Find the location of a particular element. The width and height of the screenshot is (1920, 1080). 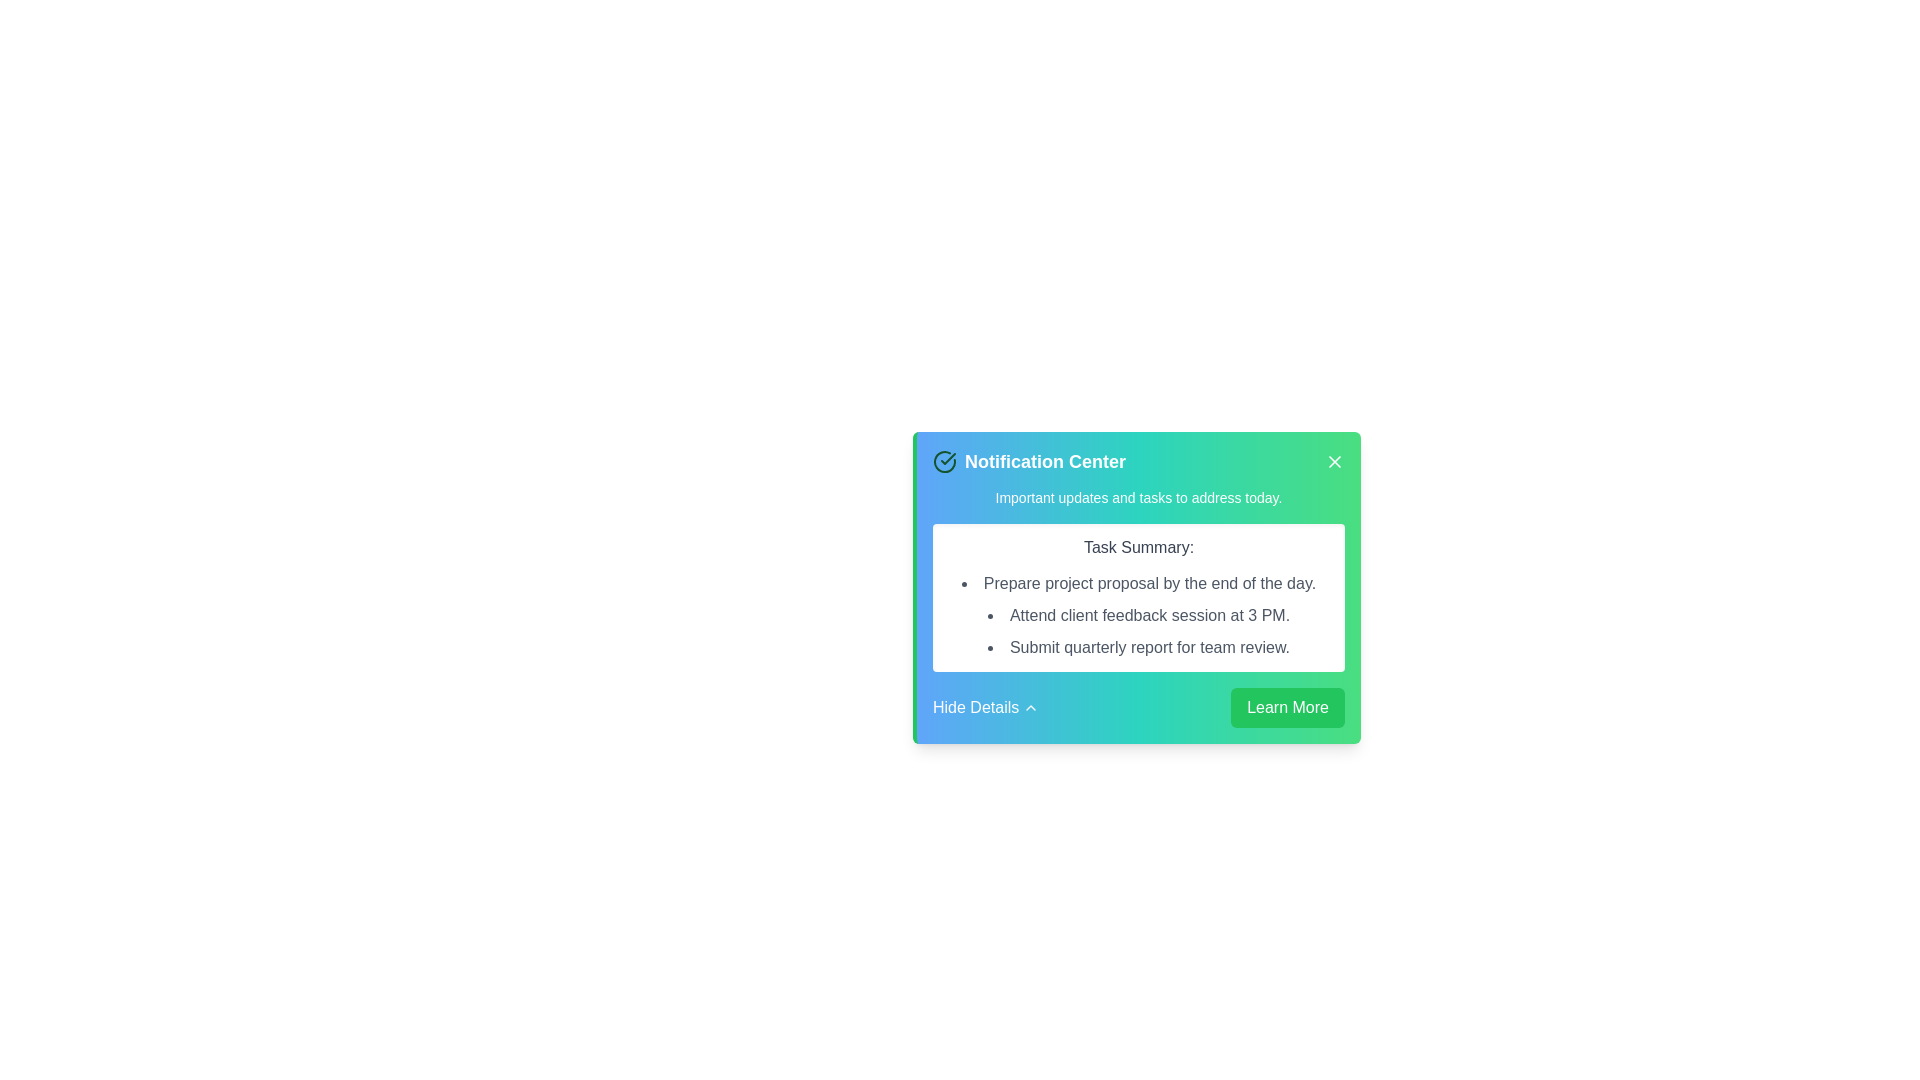

text properties of the 'Task Summary:' label, which is a bold, medium font in dark gray, positioned as a header in a notification interface is located at coordinates (1138, 547).